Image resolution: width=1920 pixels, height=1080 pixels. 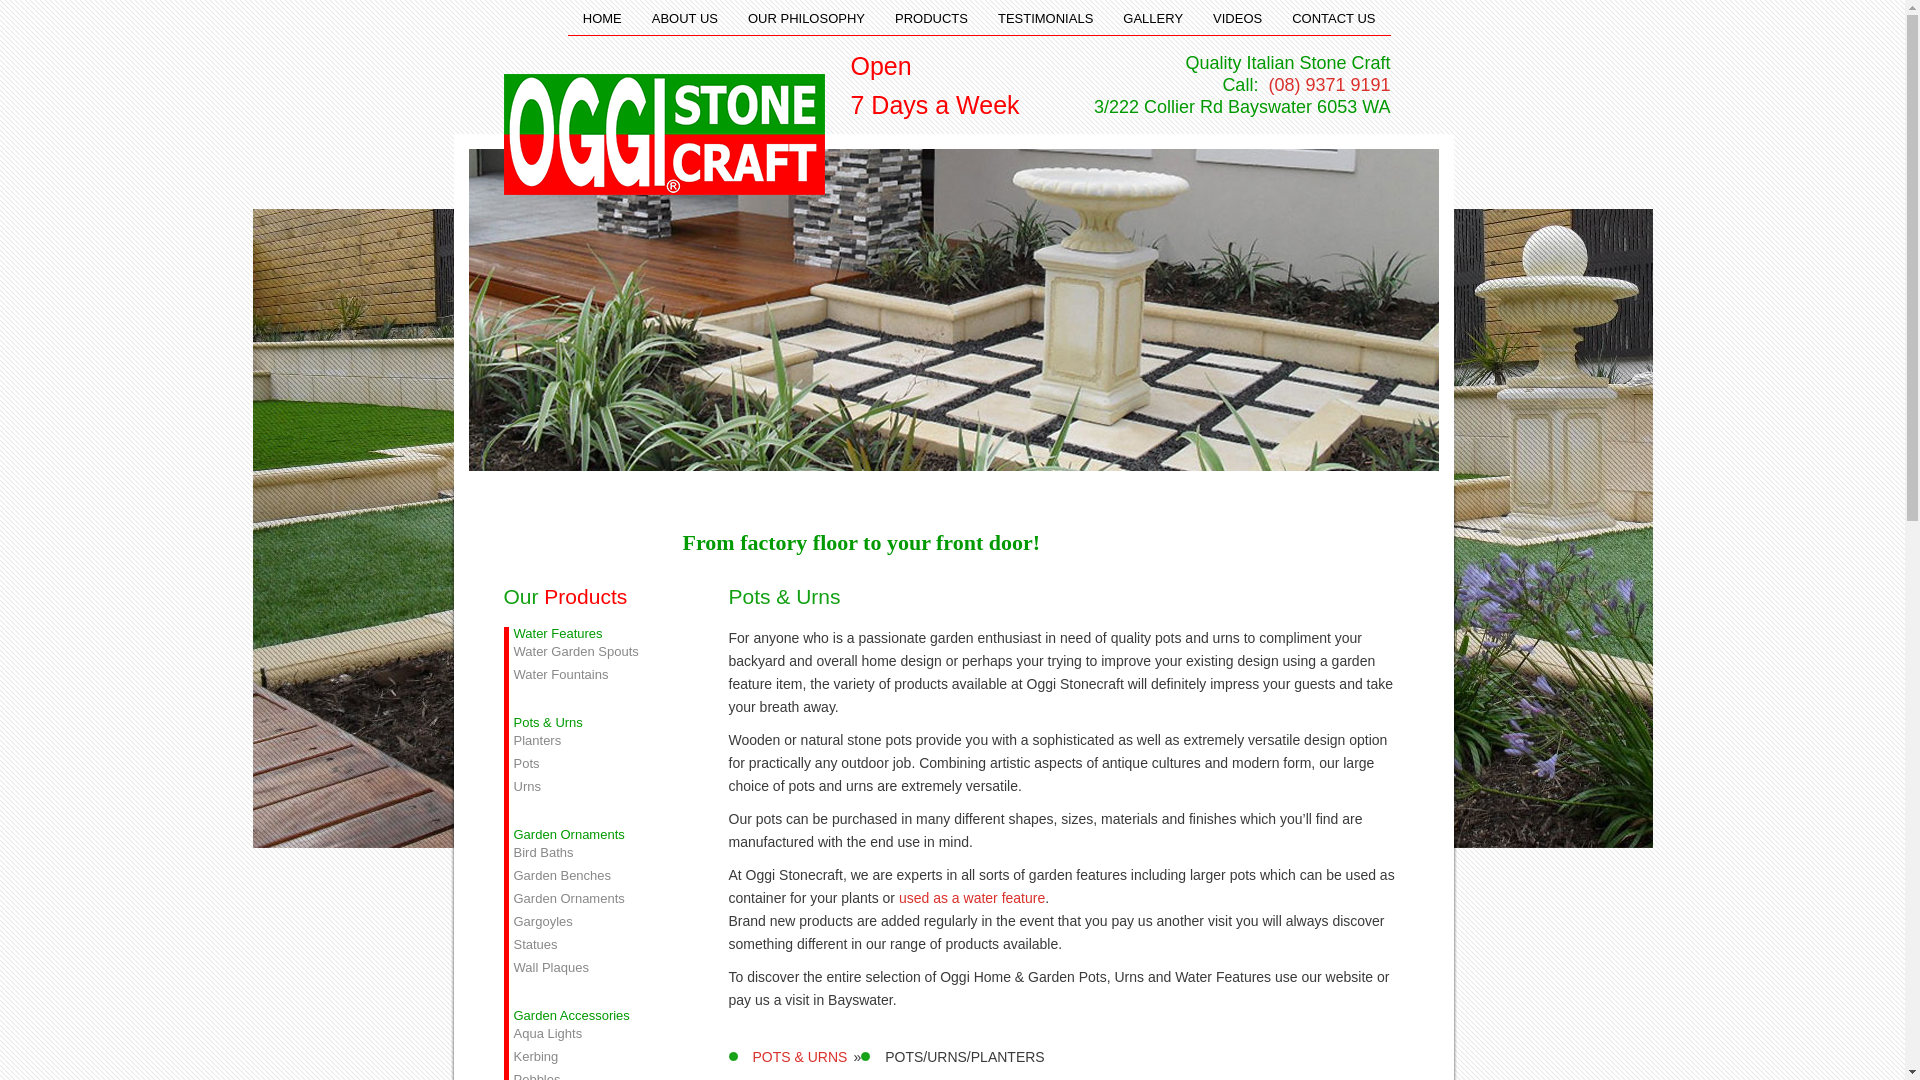 What do you see at coordinates (595, 740) in the screenshot?
I see `'Planters'` at bounding box center [595, 740].